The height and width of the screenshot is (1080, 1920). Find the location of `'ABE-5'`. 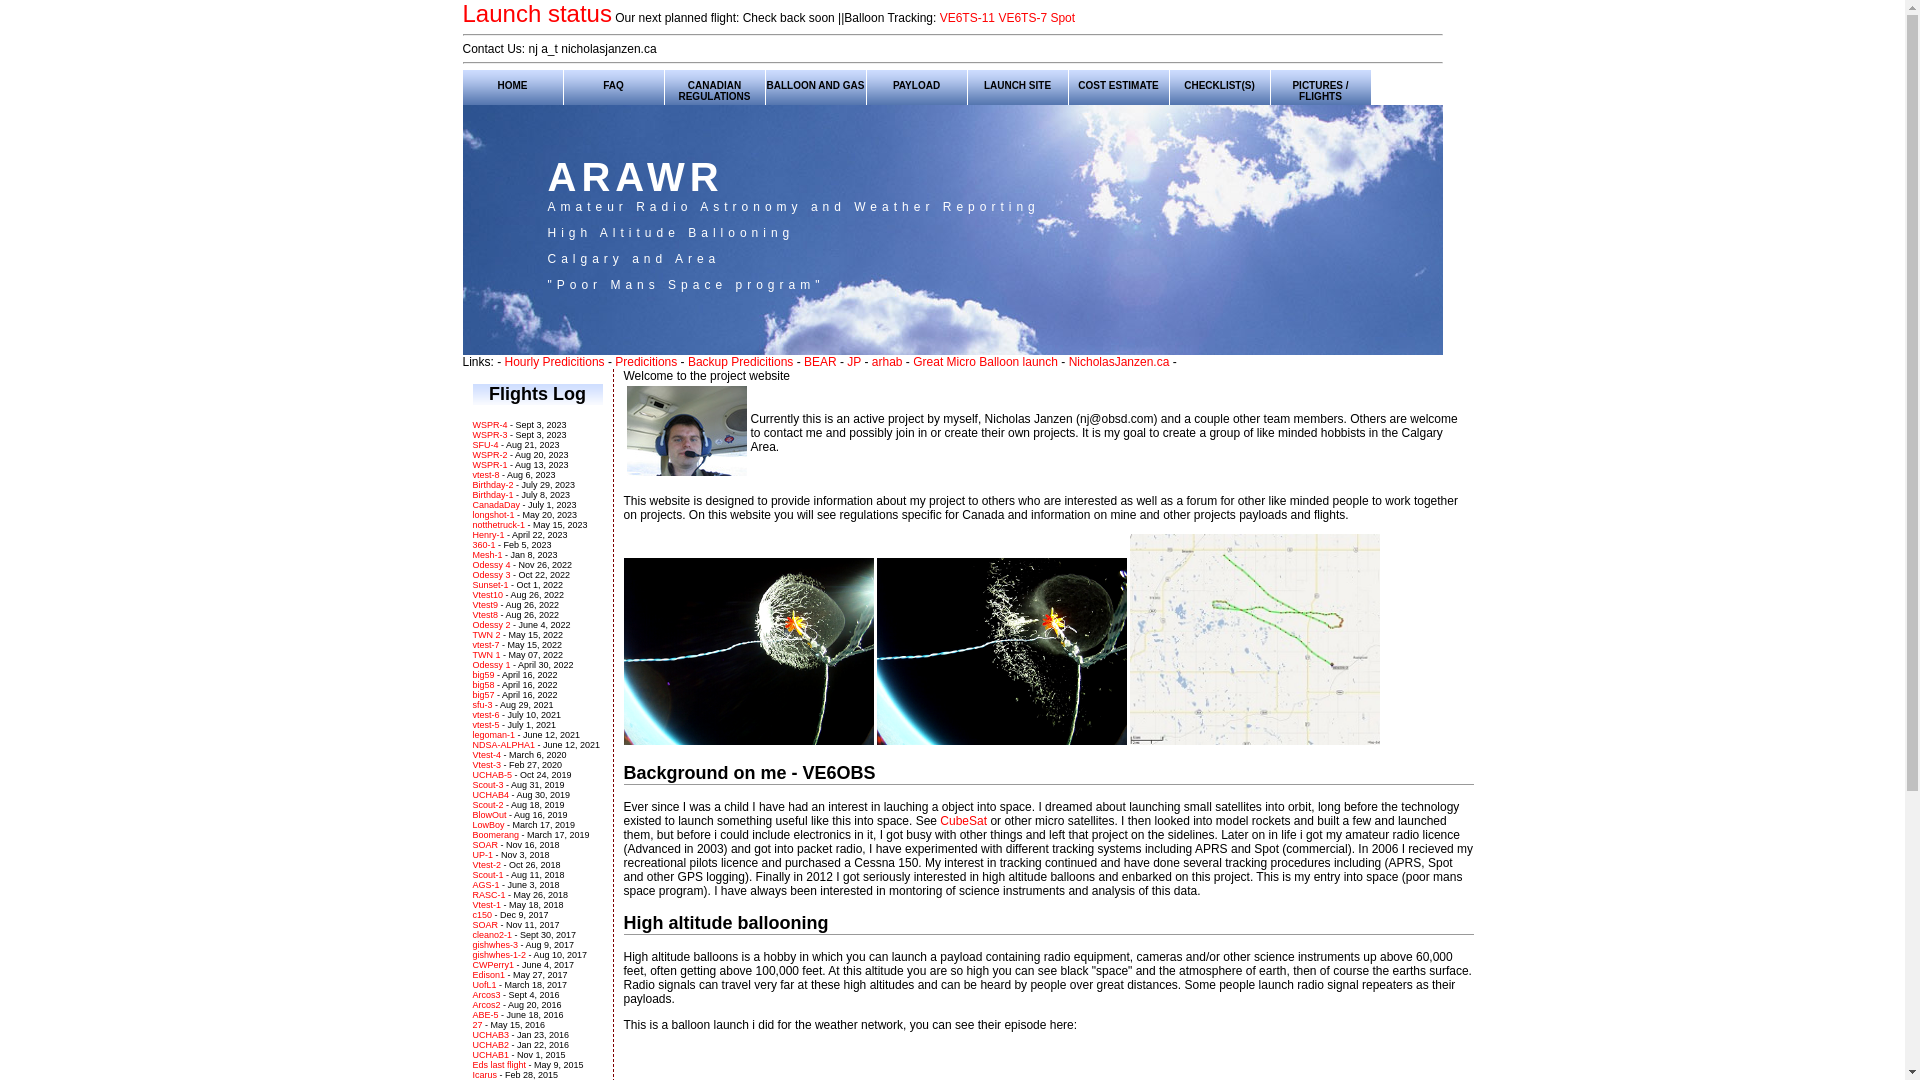

'ABE-5' is located at coordinates (486, 1014).